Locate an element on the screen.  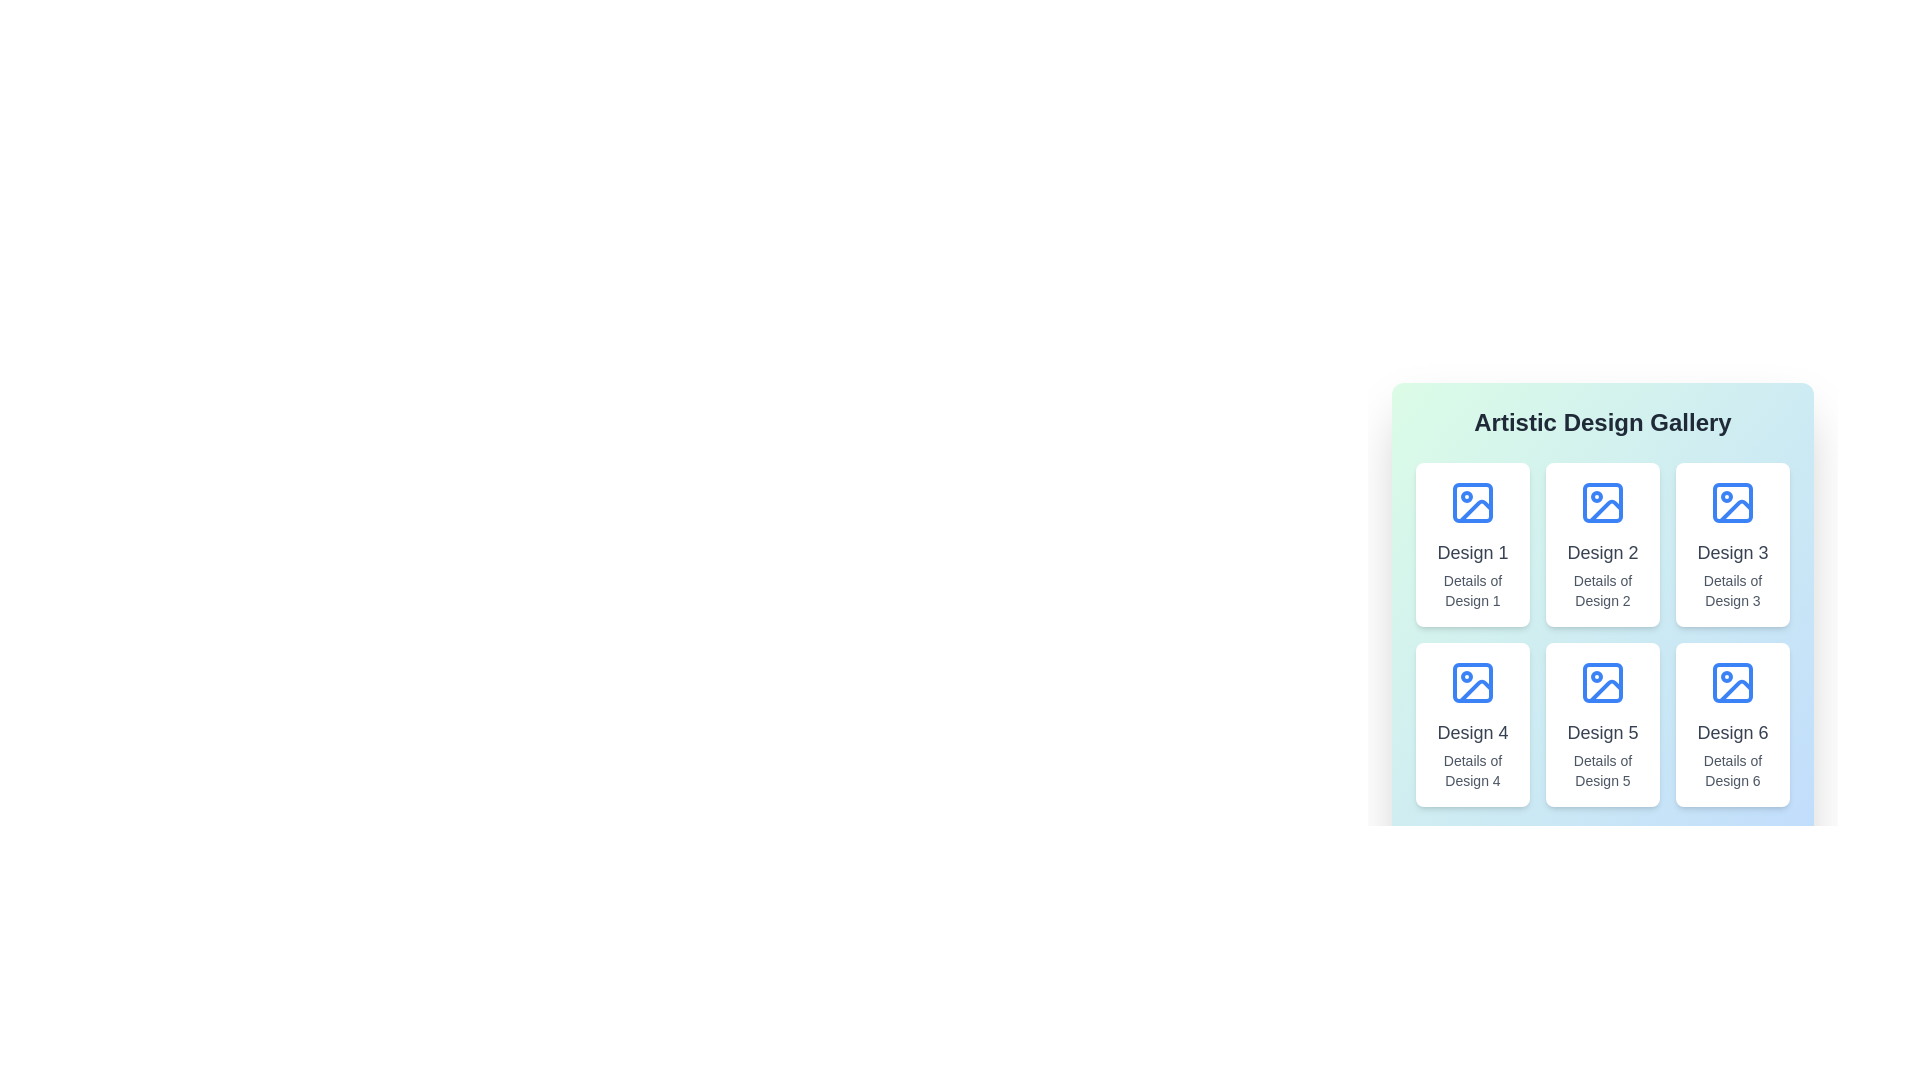
the Icon background of the second icon in the top row of the 'Artistic Design Gallery' grid layout, located in the 'Design 2' section is located at coordinates (1603, 501).